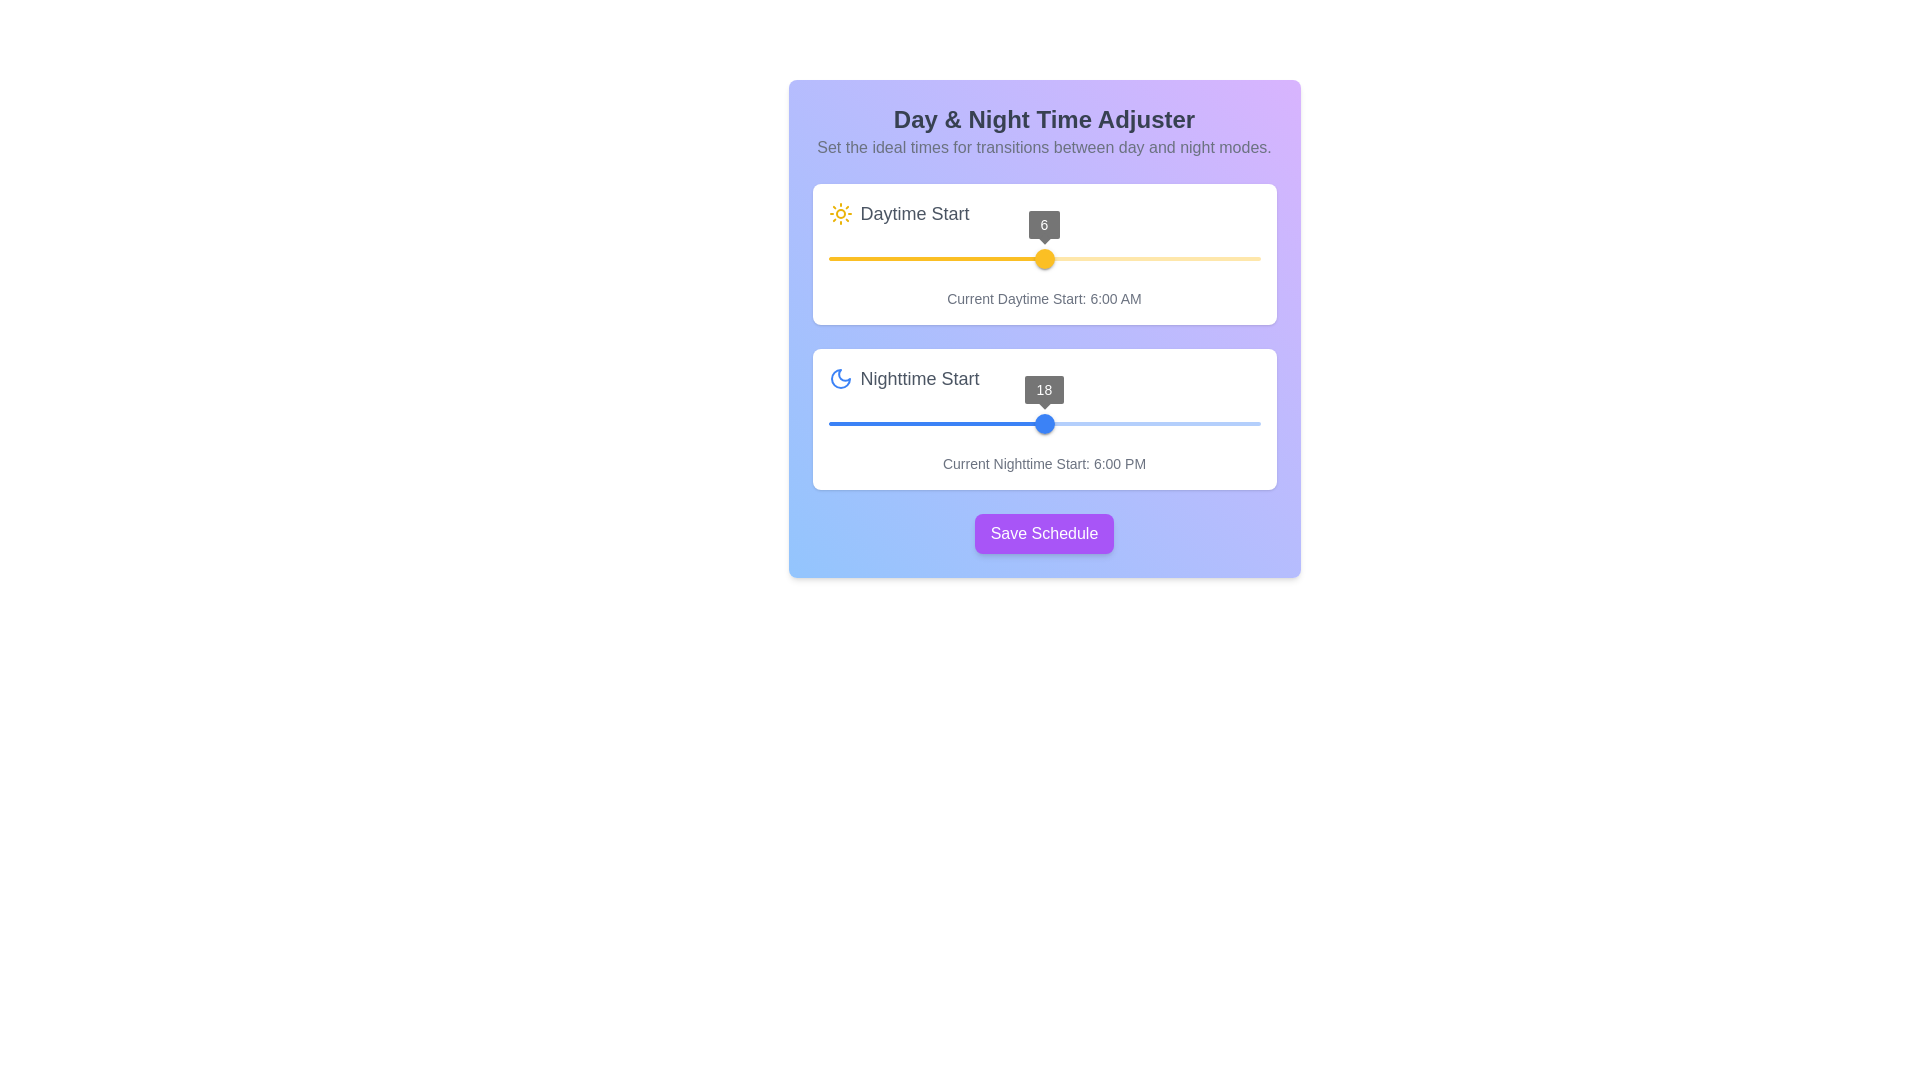 Image resolution: width=1920 pixels, height=1080 pixels. What do you see at coordinates (917, 423) in the screenshot?
I see `nighttime start hour` at bounding box center [917, 423].